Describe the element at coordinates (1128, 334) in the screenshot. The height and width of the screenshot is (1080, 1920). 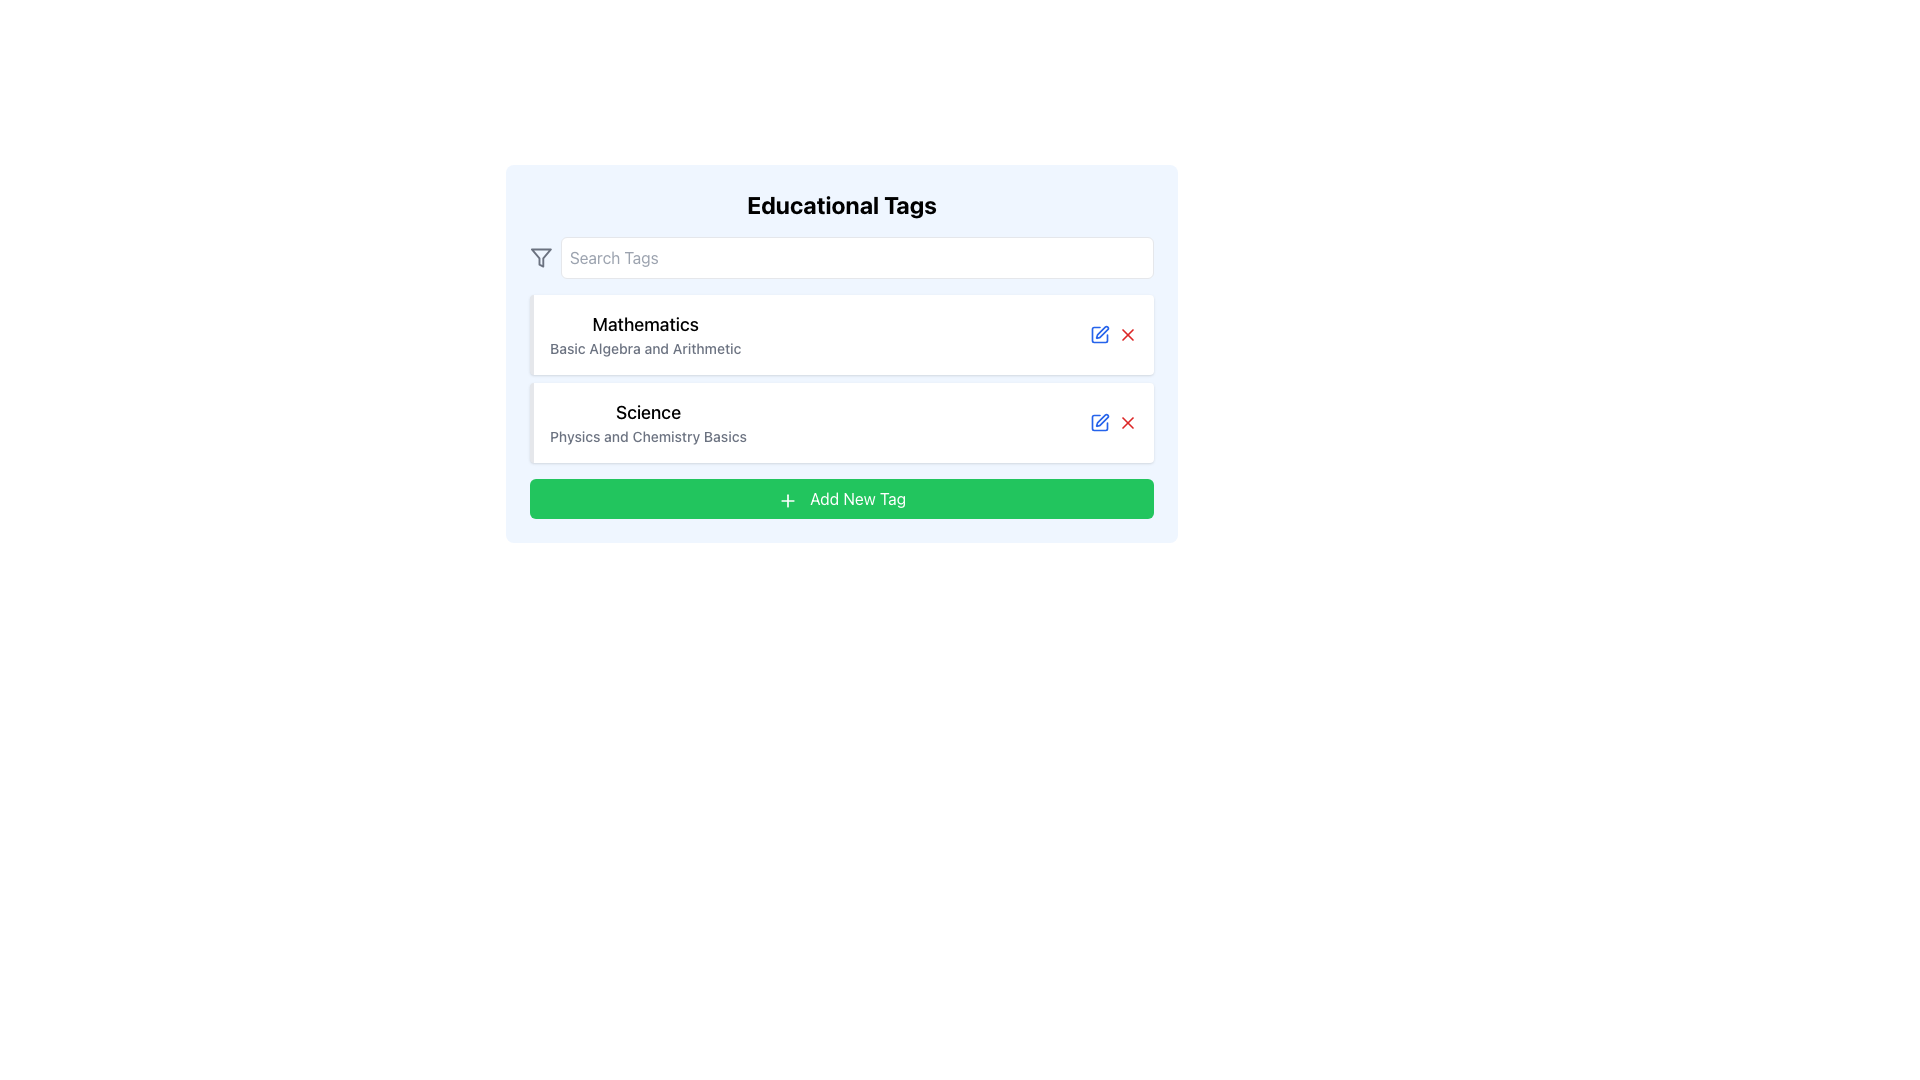
I see `the red 'X' icon button located to the right of the 'Edit' icon` at that location.